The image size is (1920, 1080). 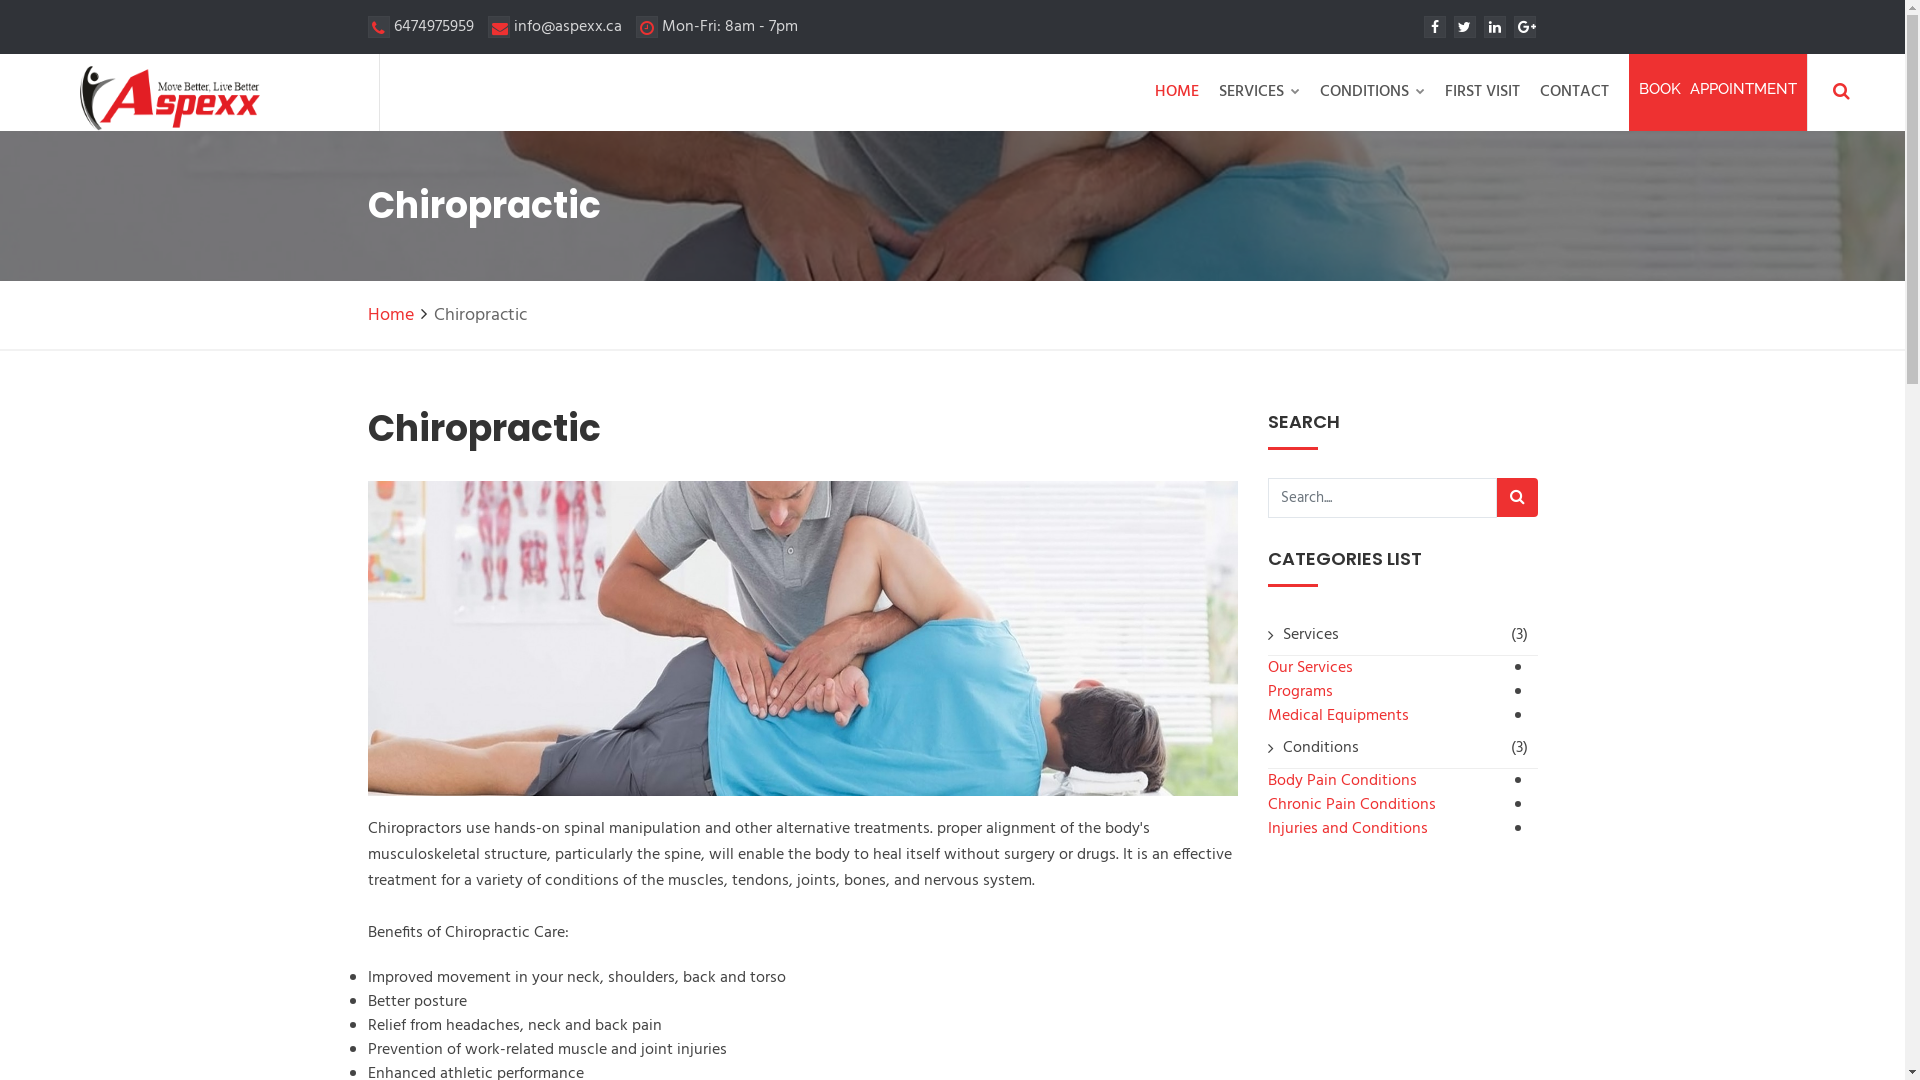 I want to click on 'Conditions', so click(x=1281, y=748).